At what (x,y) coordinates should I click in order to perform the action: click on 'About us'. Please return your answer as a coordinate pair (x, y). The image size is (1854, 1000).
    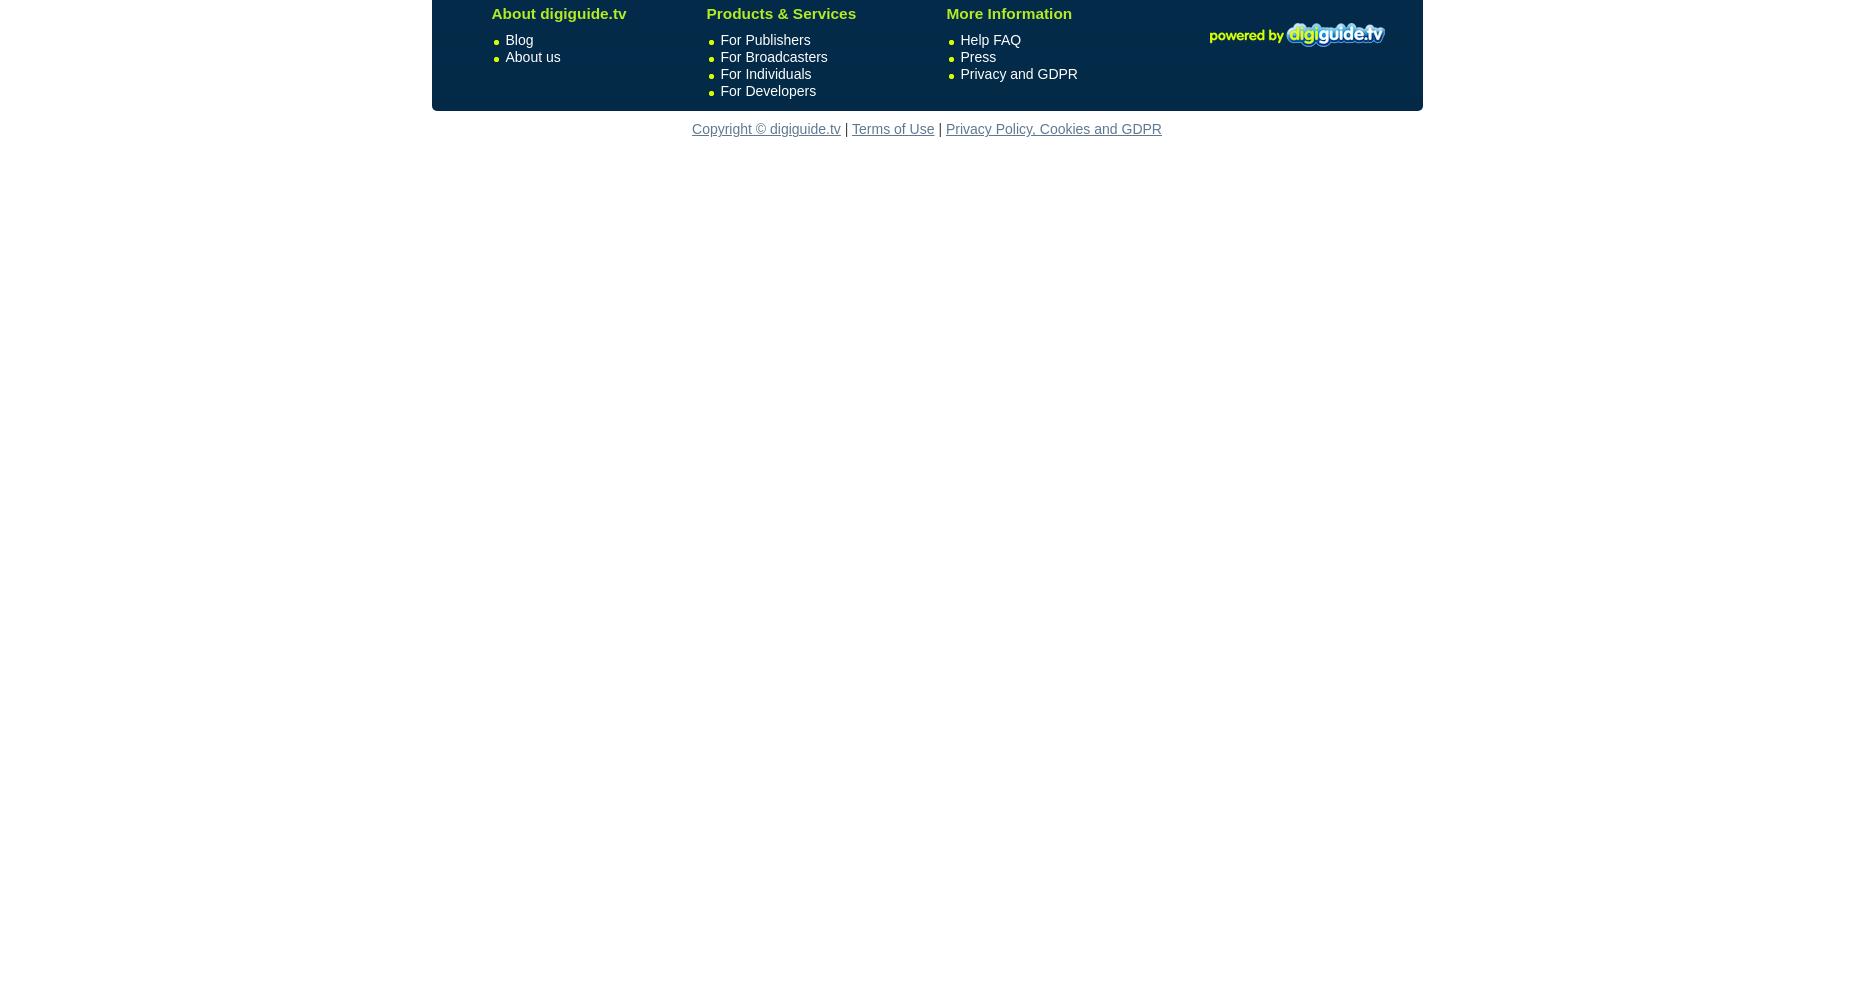
    Looking at the image, I should click on (532, 56).